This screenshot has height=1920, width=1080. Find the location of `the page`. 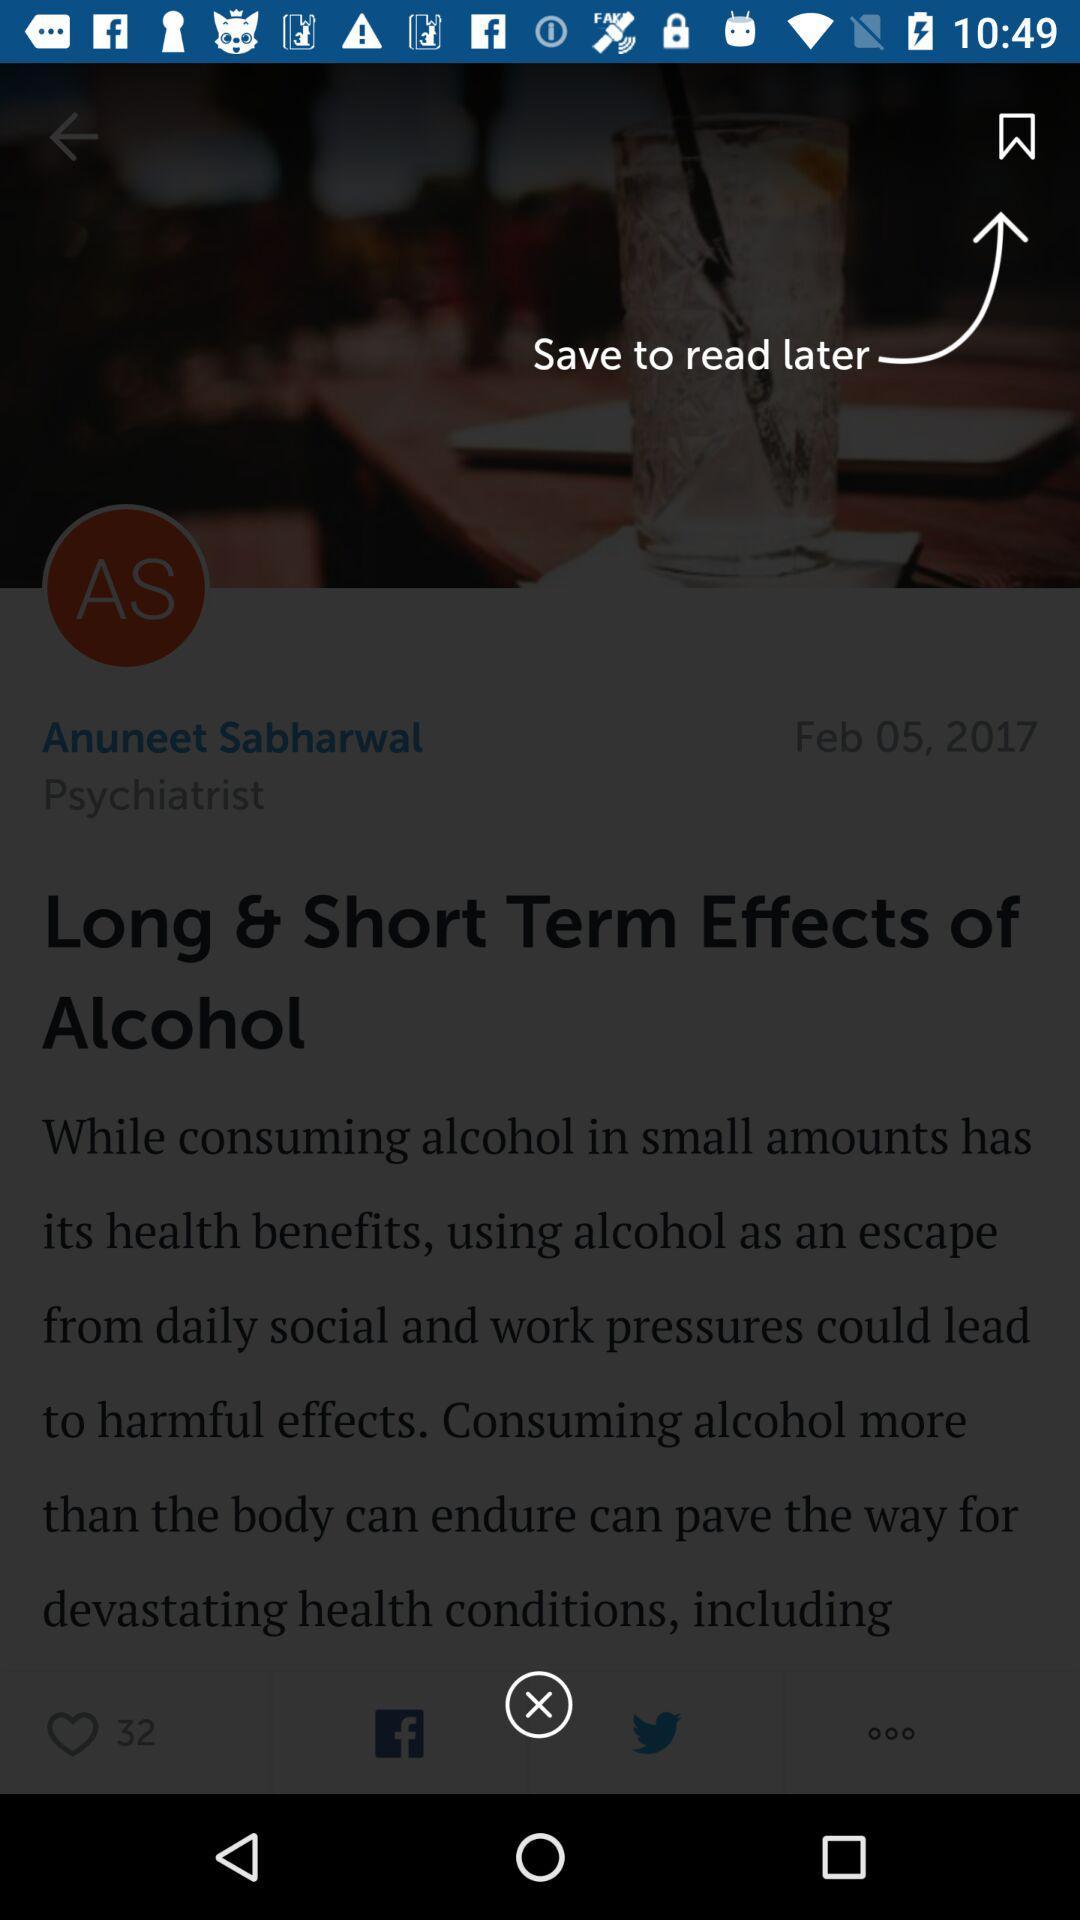

the page is located at coordinates (540, 1442).